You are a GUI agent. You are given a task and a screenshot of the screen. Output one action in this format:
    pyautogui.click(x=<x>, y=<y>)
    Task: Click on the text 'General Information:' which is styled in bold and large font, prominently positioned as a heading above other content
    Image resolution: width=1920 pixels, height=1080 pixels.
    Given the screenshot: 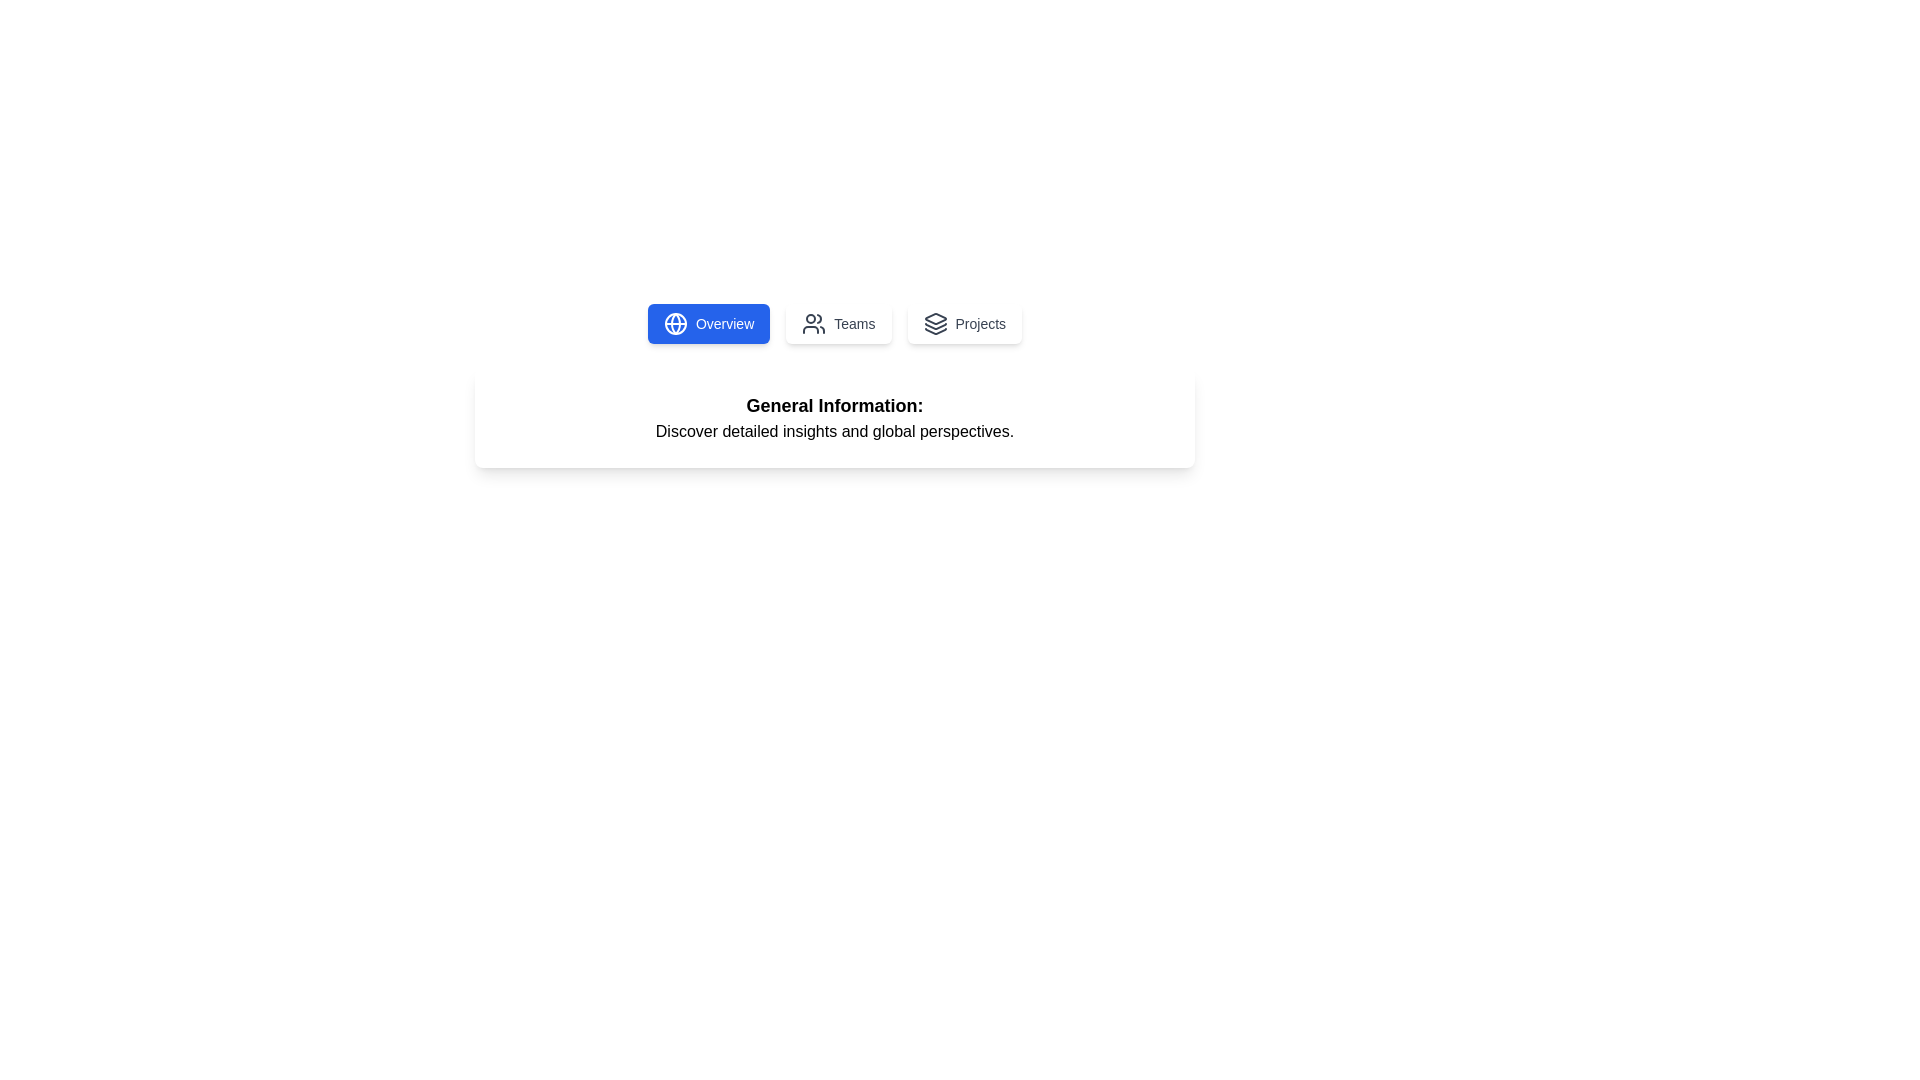 What is the action you would take?
    pyautogui.click(x=835, y=405)
    